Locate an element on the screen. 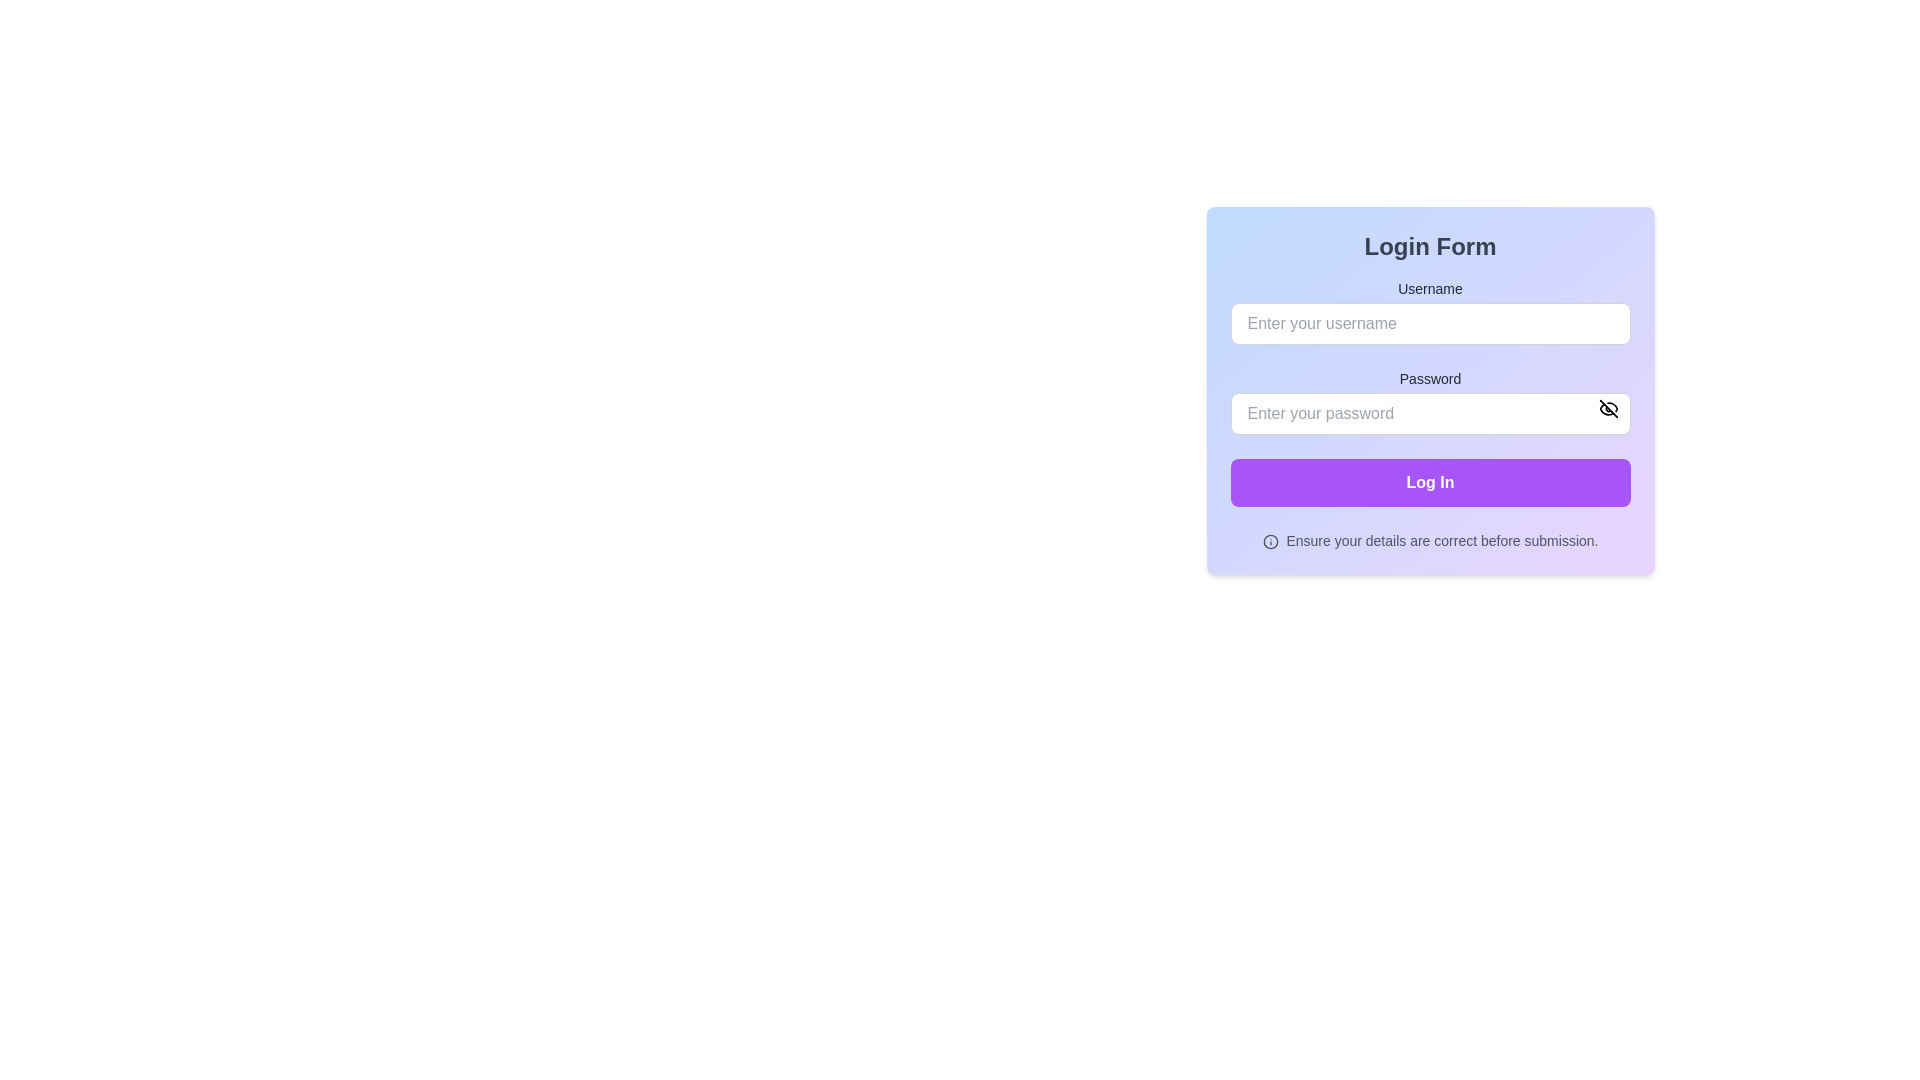  the circular information icon with a question mark inside it, located is located at coordinates (1269, 542).